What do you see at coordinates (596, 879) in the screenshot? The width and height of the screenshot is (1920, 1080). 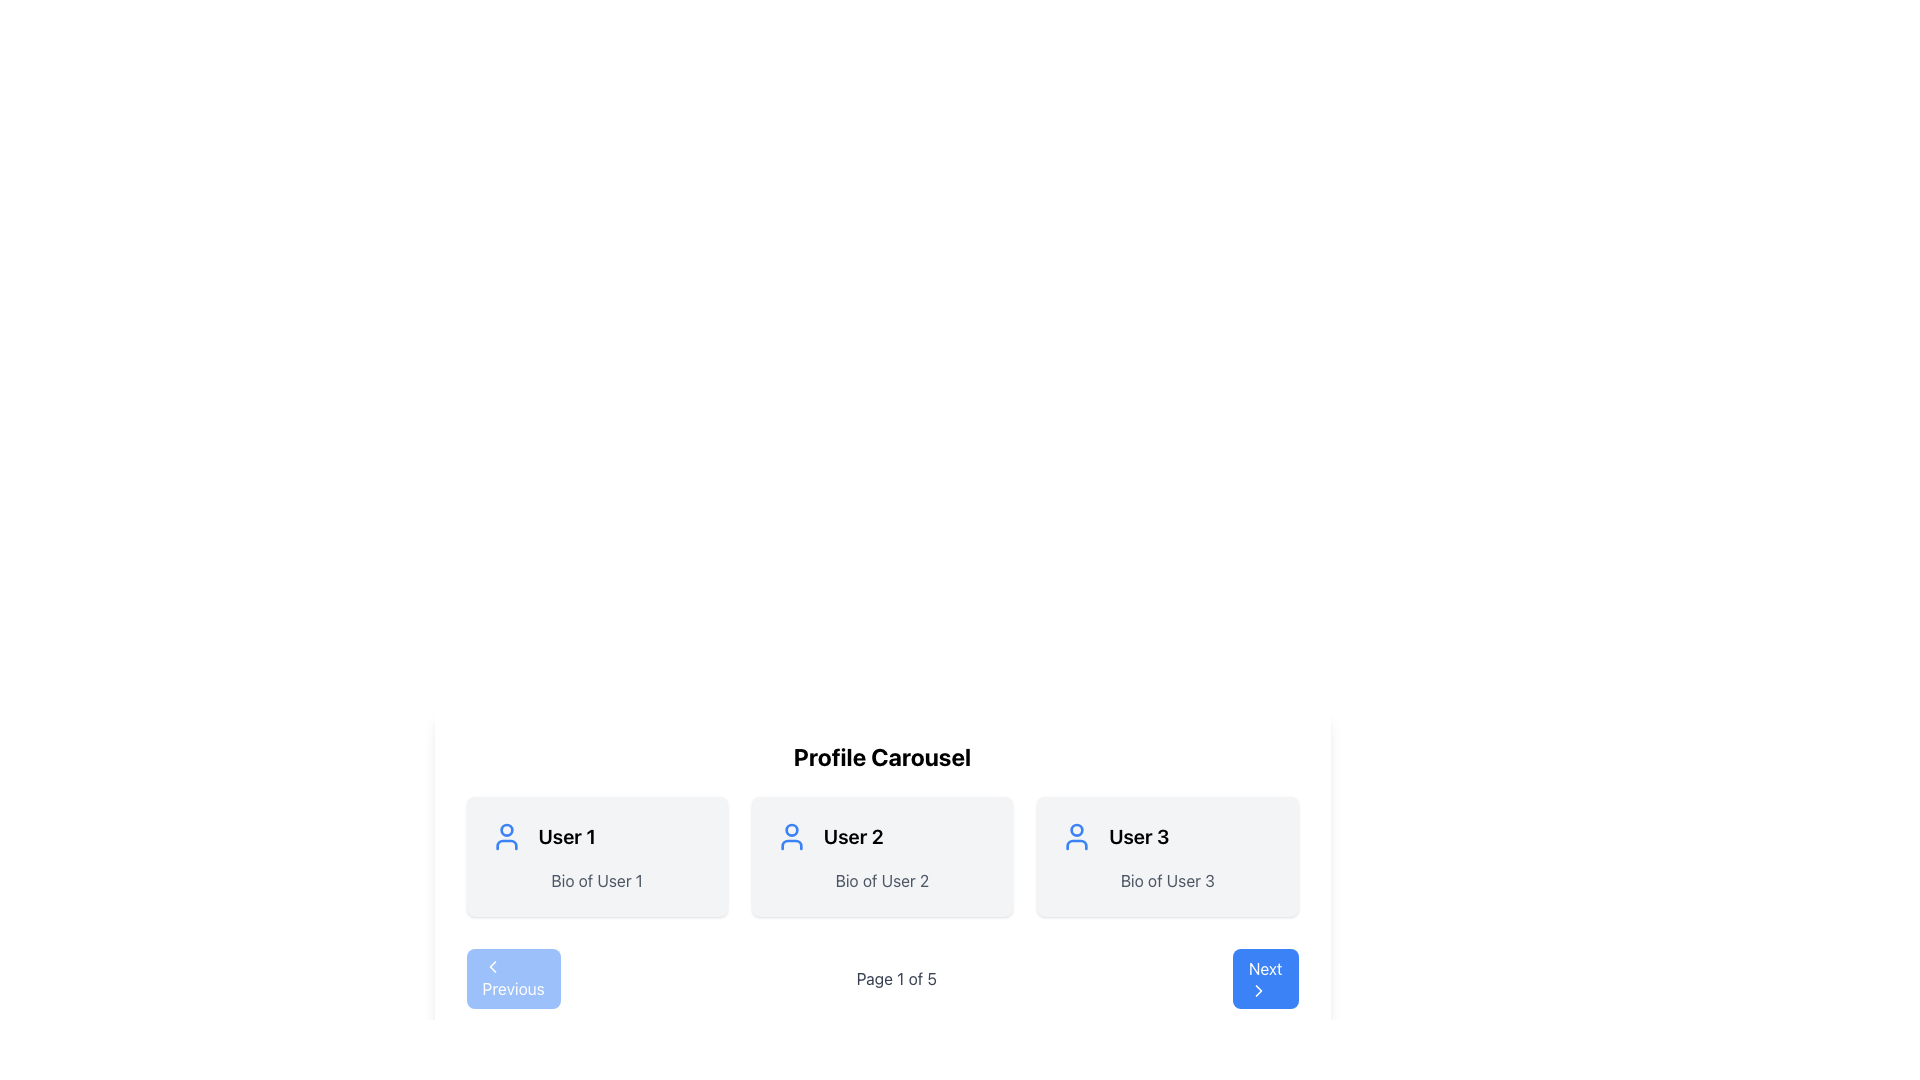 I see `the text label displaying 'Bio of User 1', which is styled in gray and located below the heading 'User 1' in the first profile card` at bounding box center [596, 879].